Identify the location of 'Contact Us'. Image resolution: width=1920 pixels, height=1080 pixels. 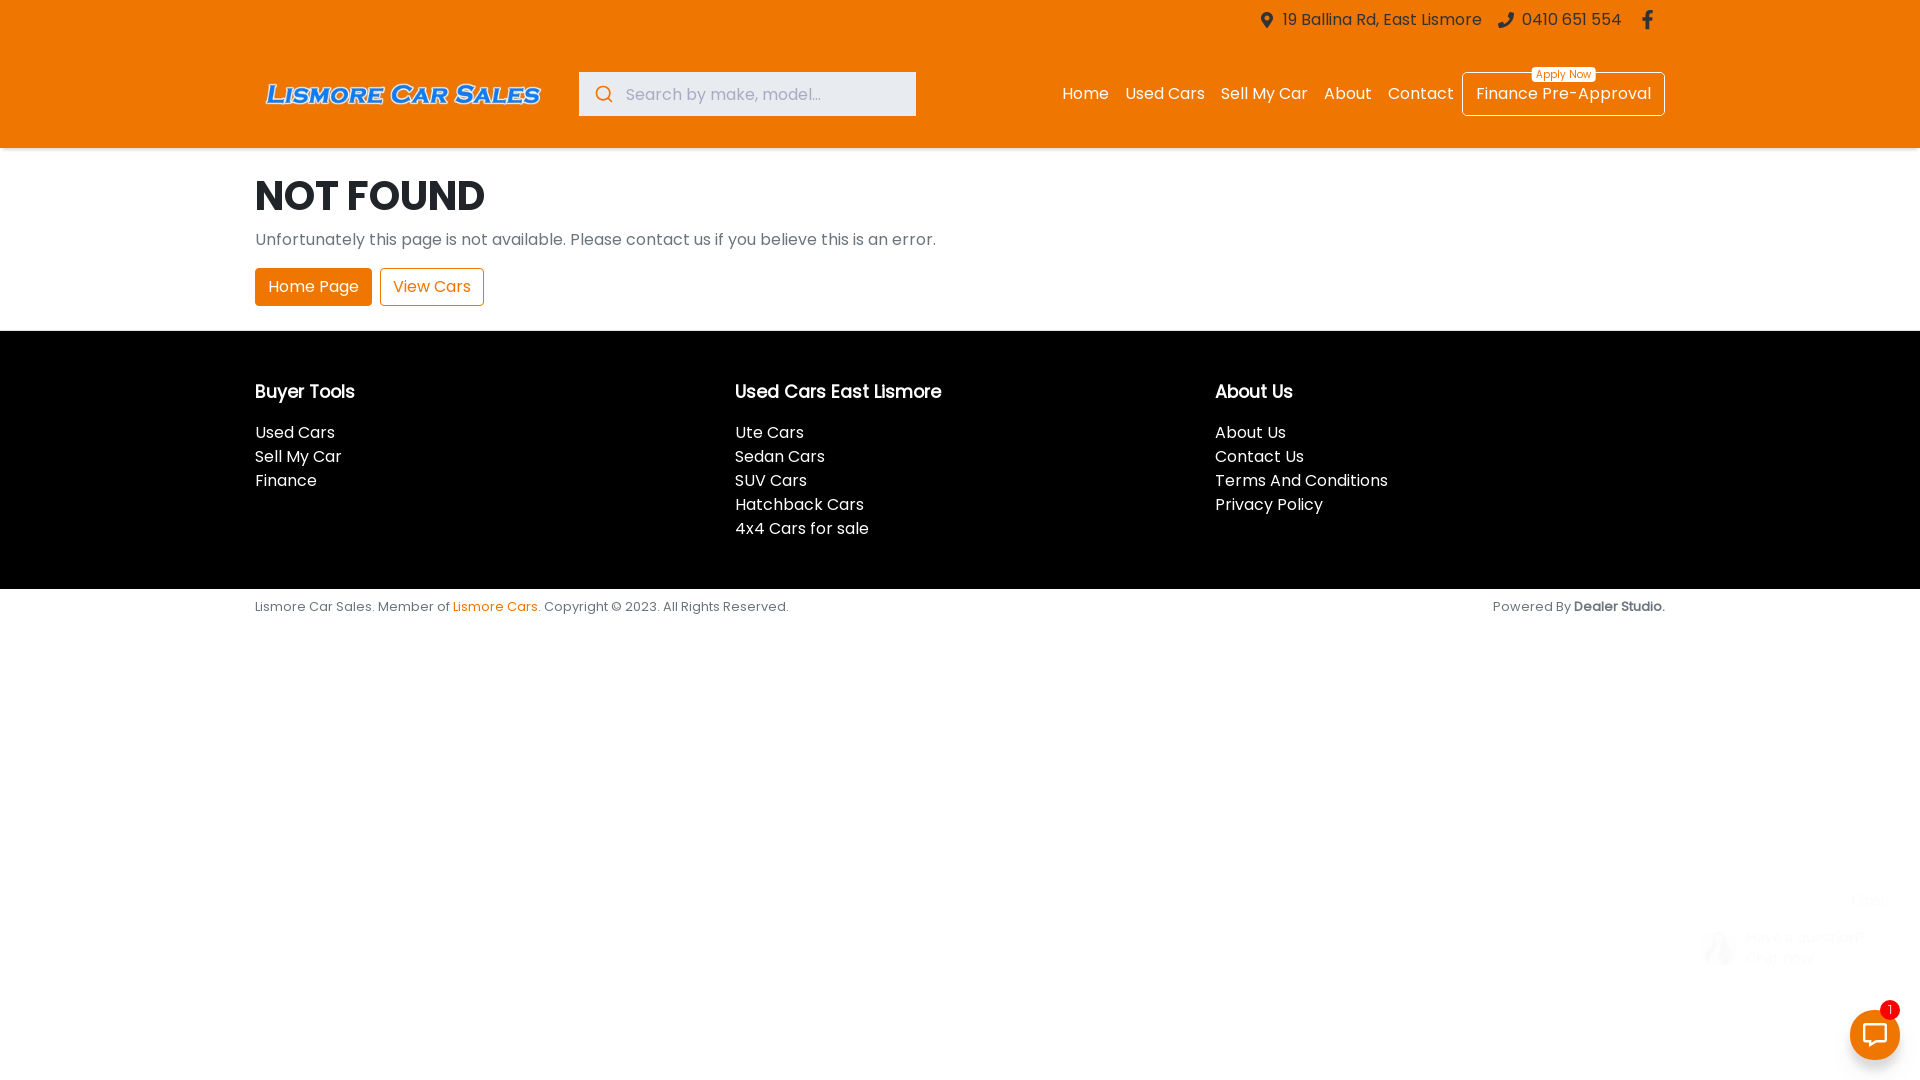
(1258, 456).